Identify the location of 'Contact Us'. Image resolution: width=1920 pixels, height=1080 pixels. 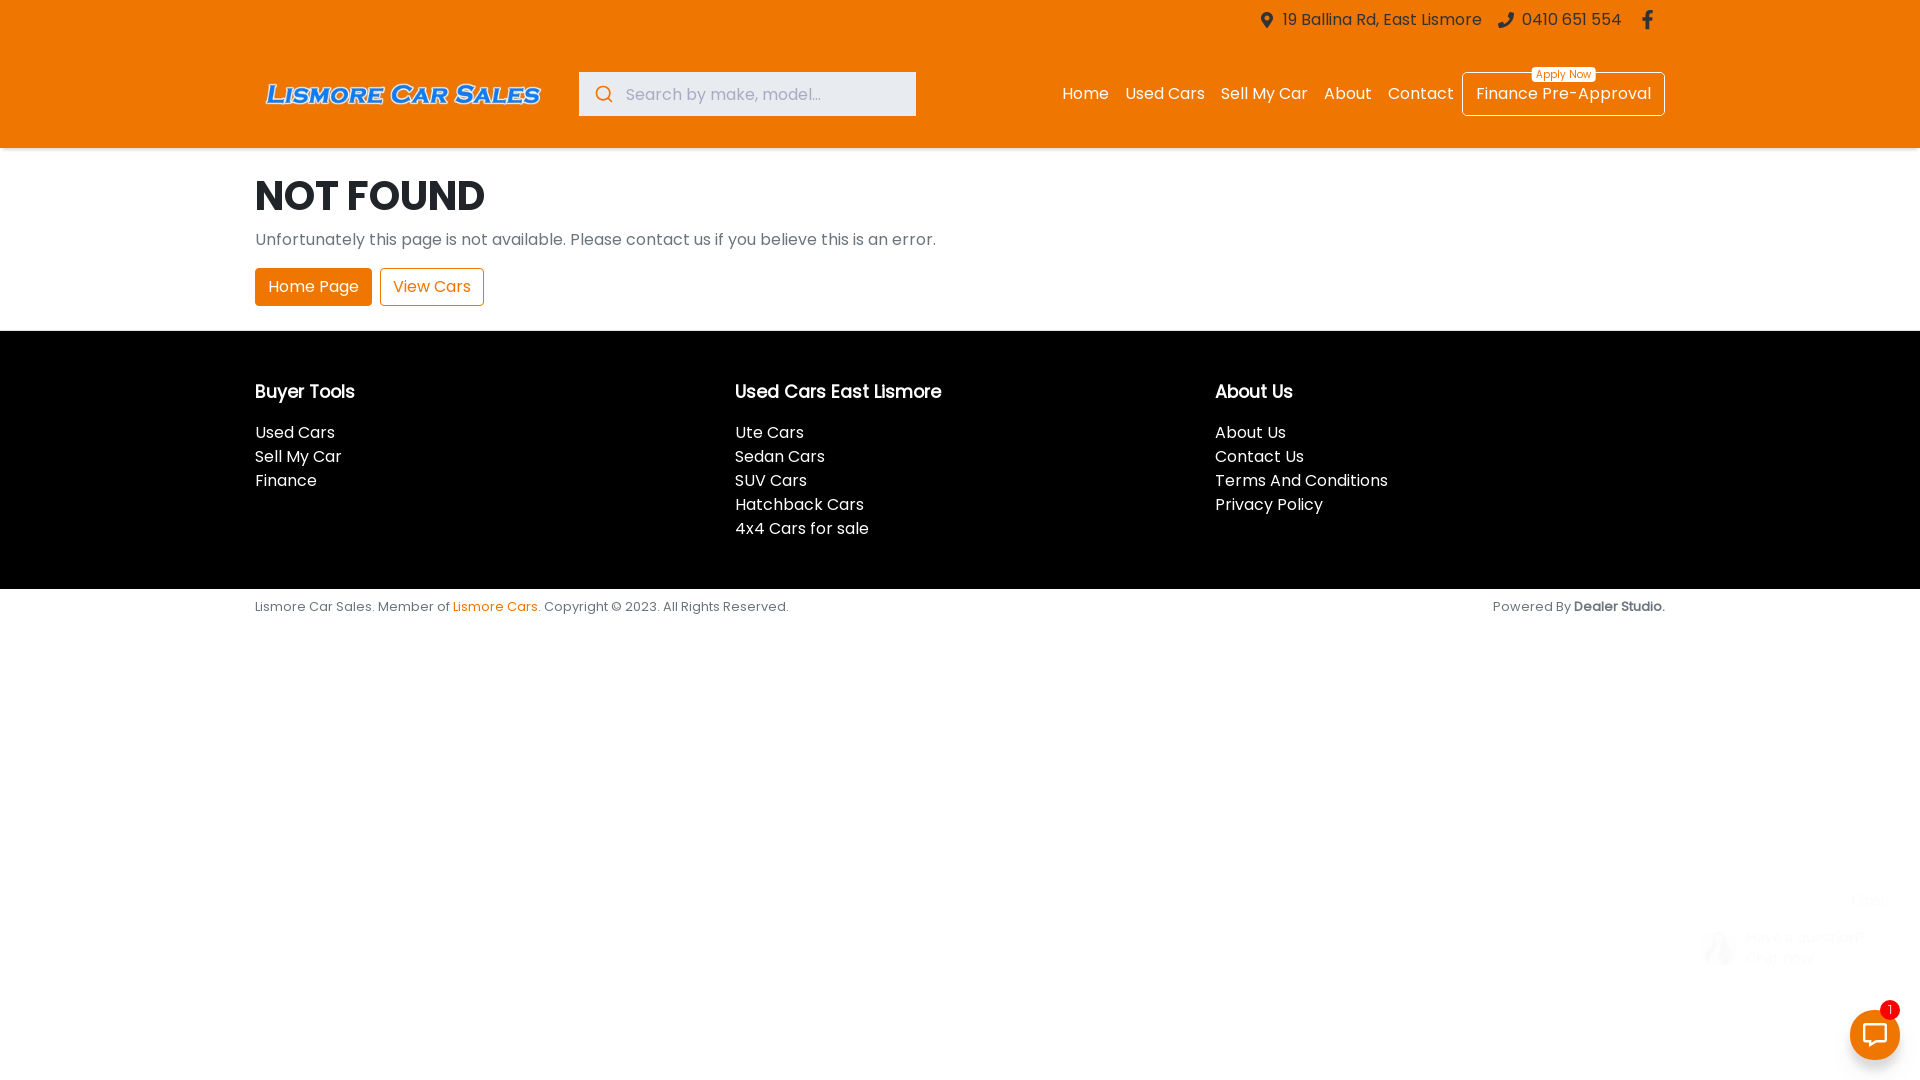
(1258, 456).